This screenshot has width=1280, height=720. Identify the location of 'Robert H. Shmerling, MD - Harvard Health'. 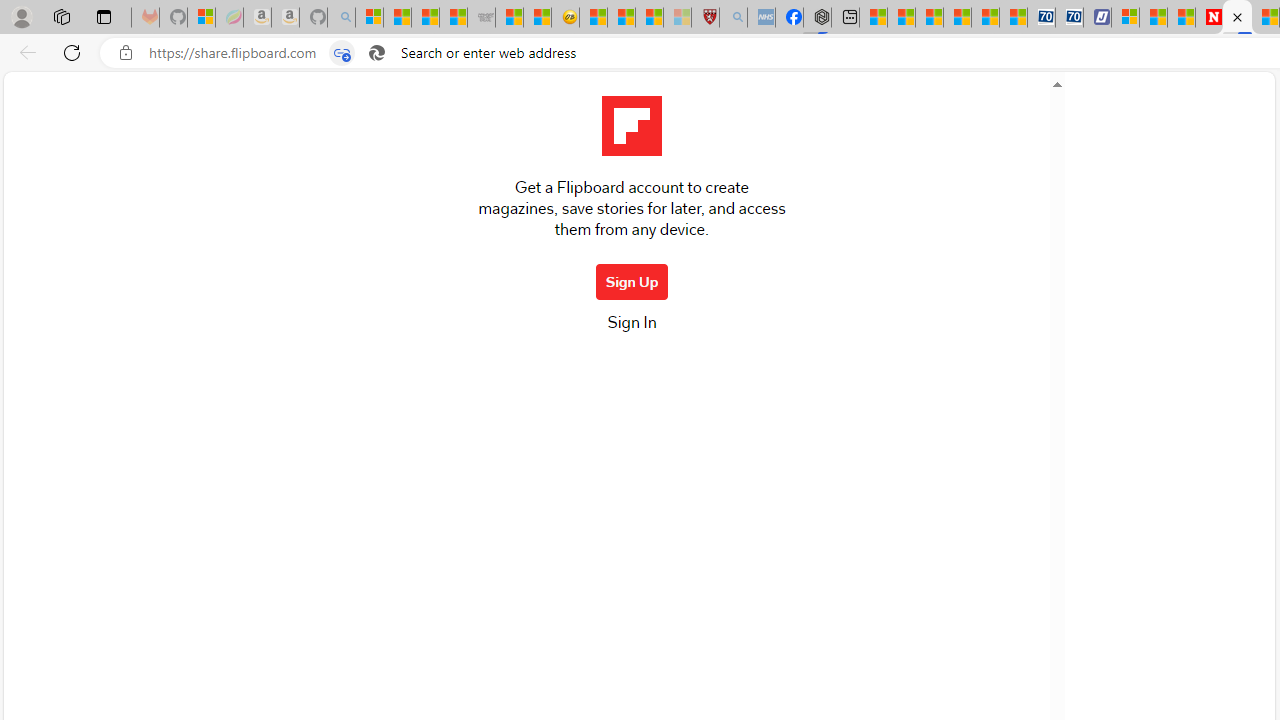
(705, 17).